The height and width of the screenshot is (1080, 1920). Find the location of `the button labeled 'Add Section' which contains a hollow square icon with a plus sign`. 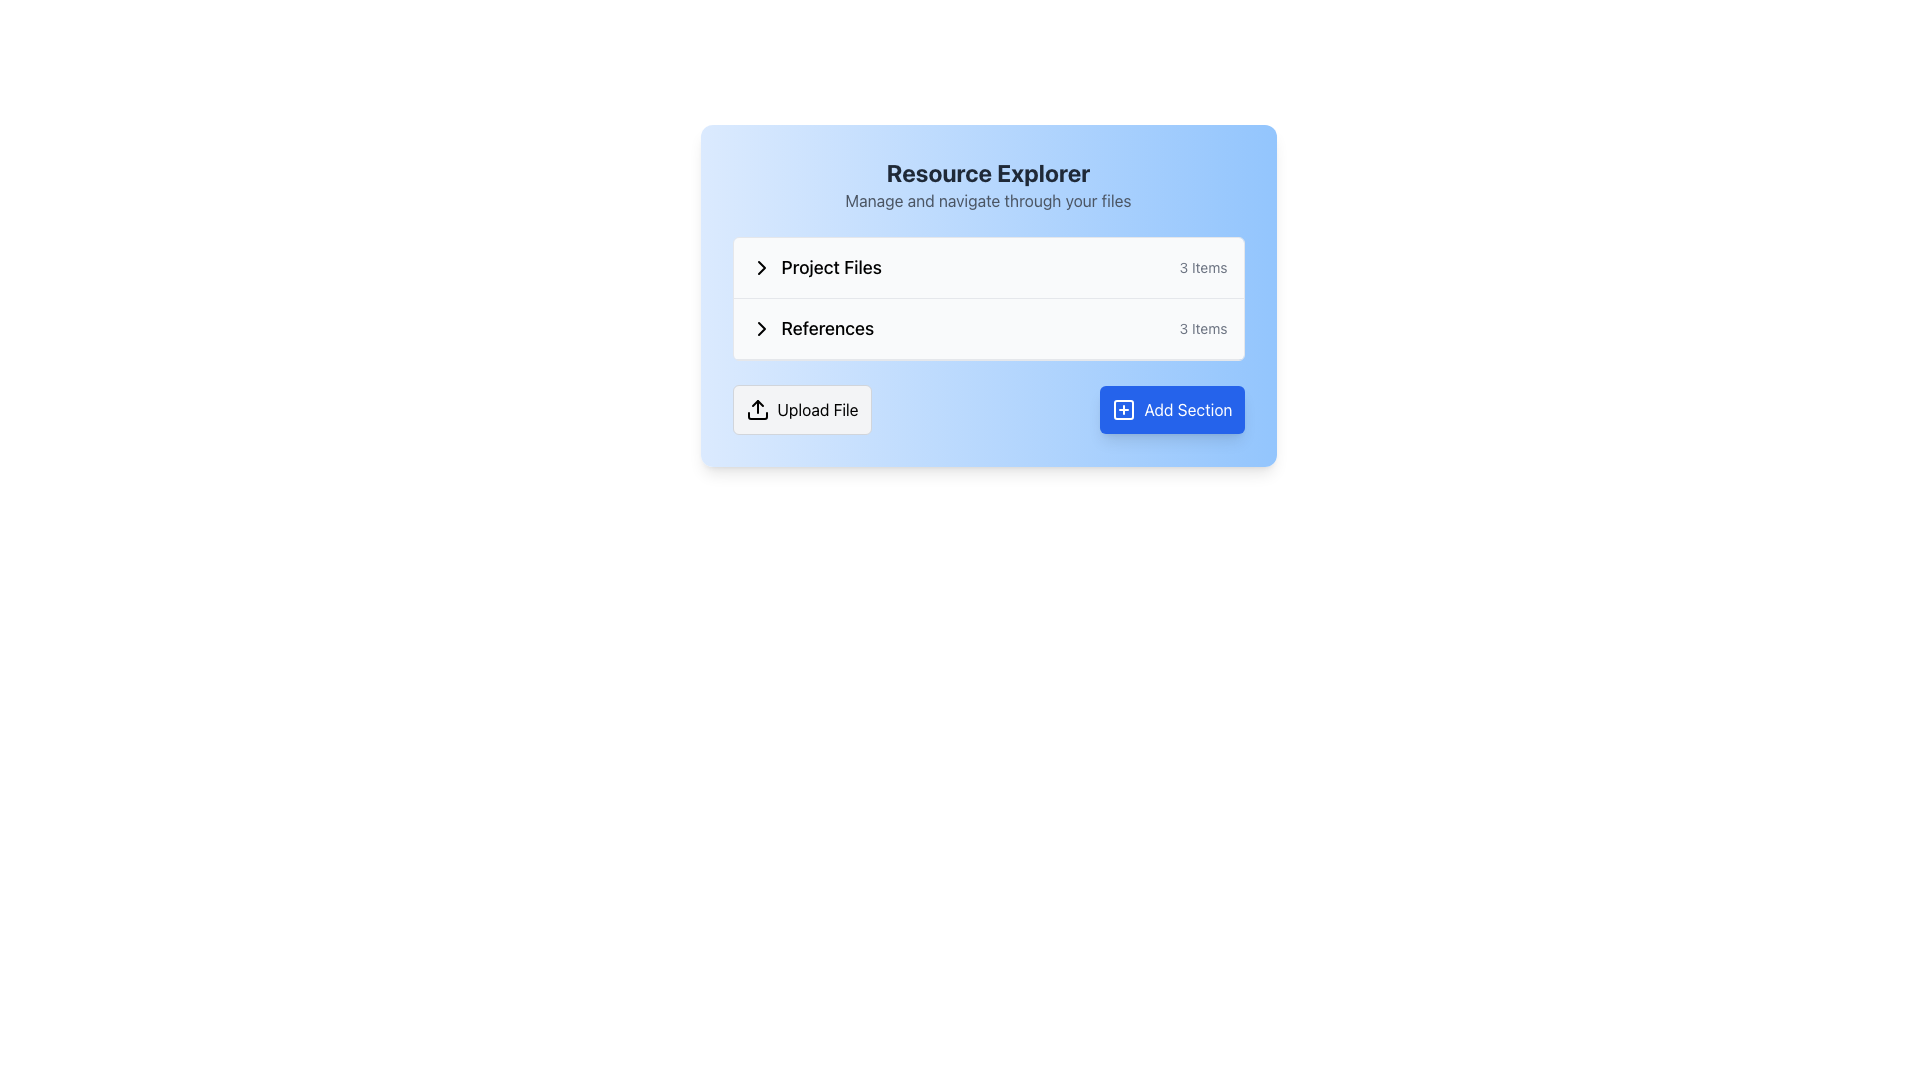

the button labeled 'Add Section' which contains a hollow square icon with a plus sign is located at coordinates (1124, 408).